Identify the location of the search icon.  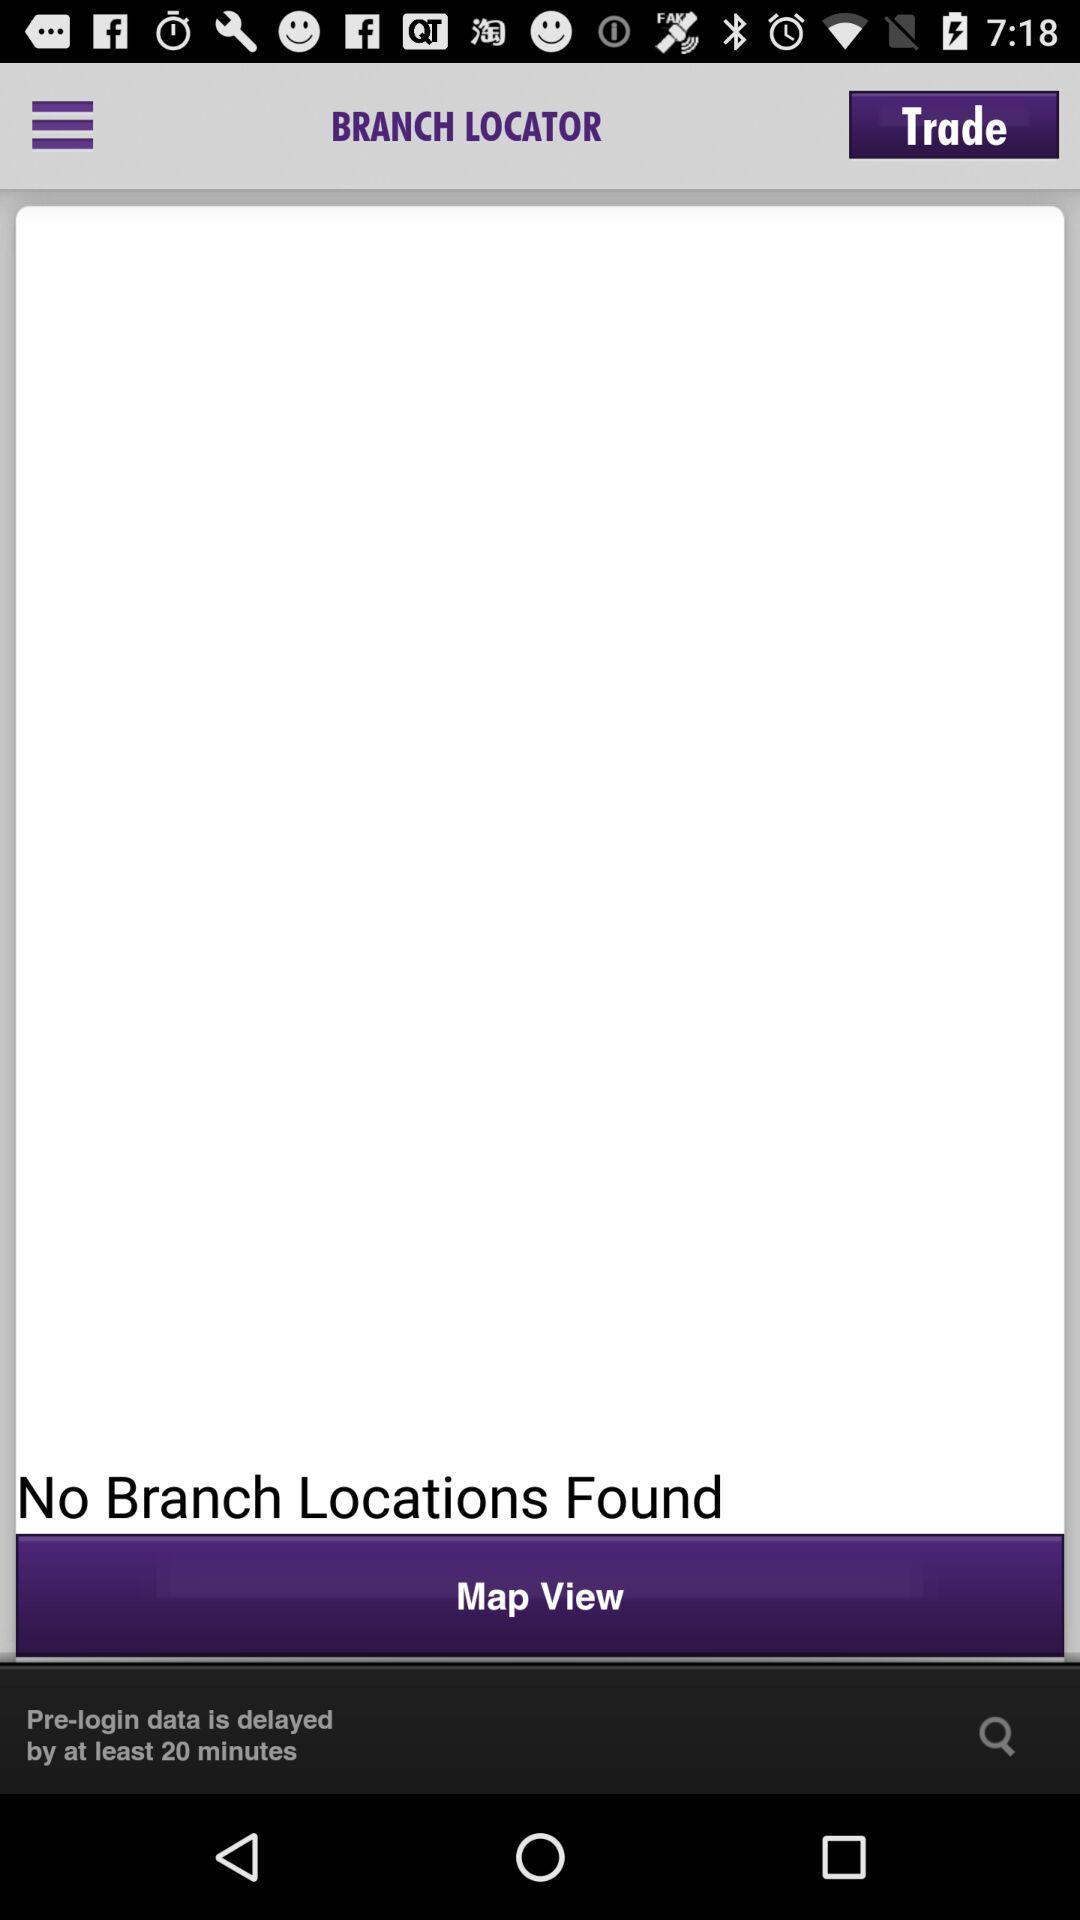
(997, 1856).